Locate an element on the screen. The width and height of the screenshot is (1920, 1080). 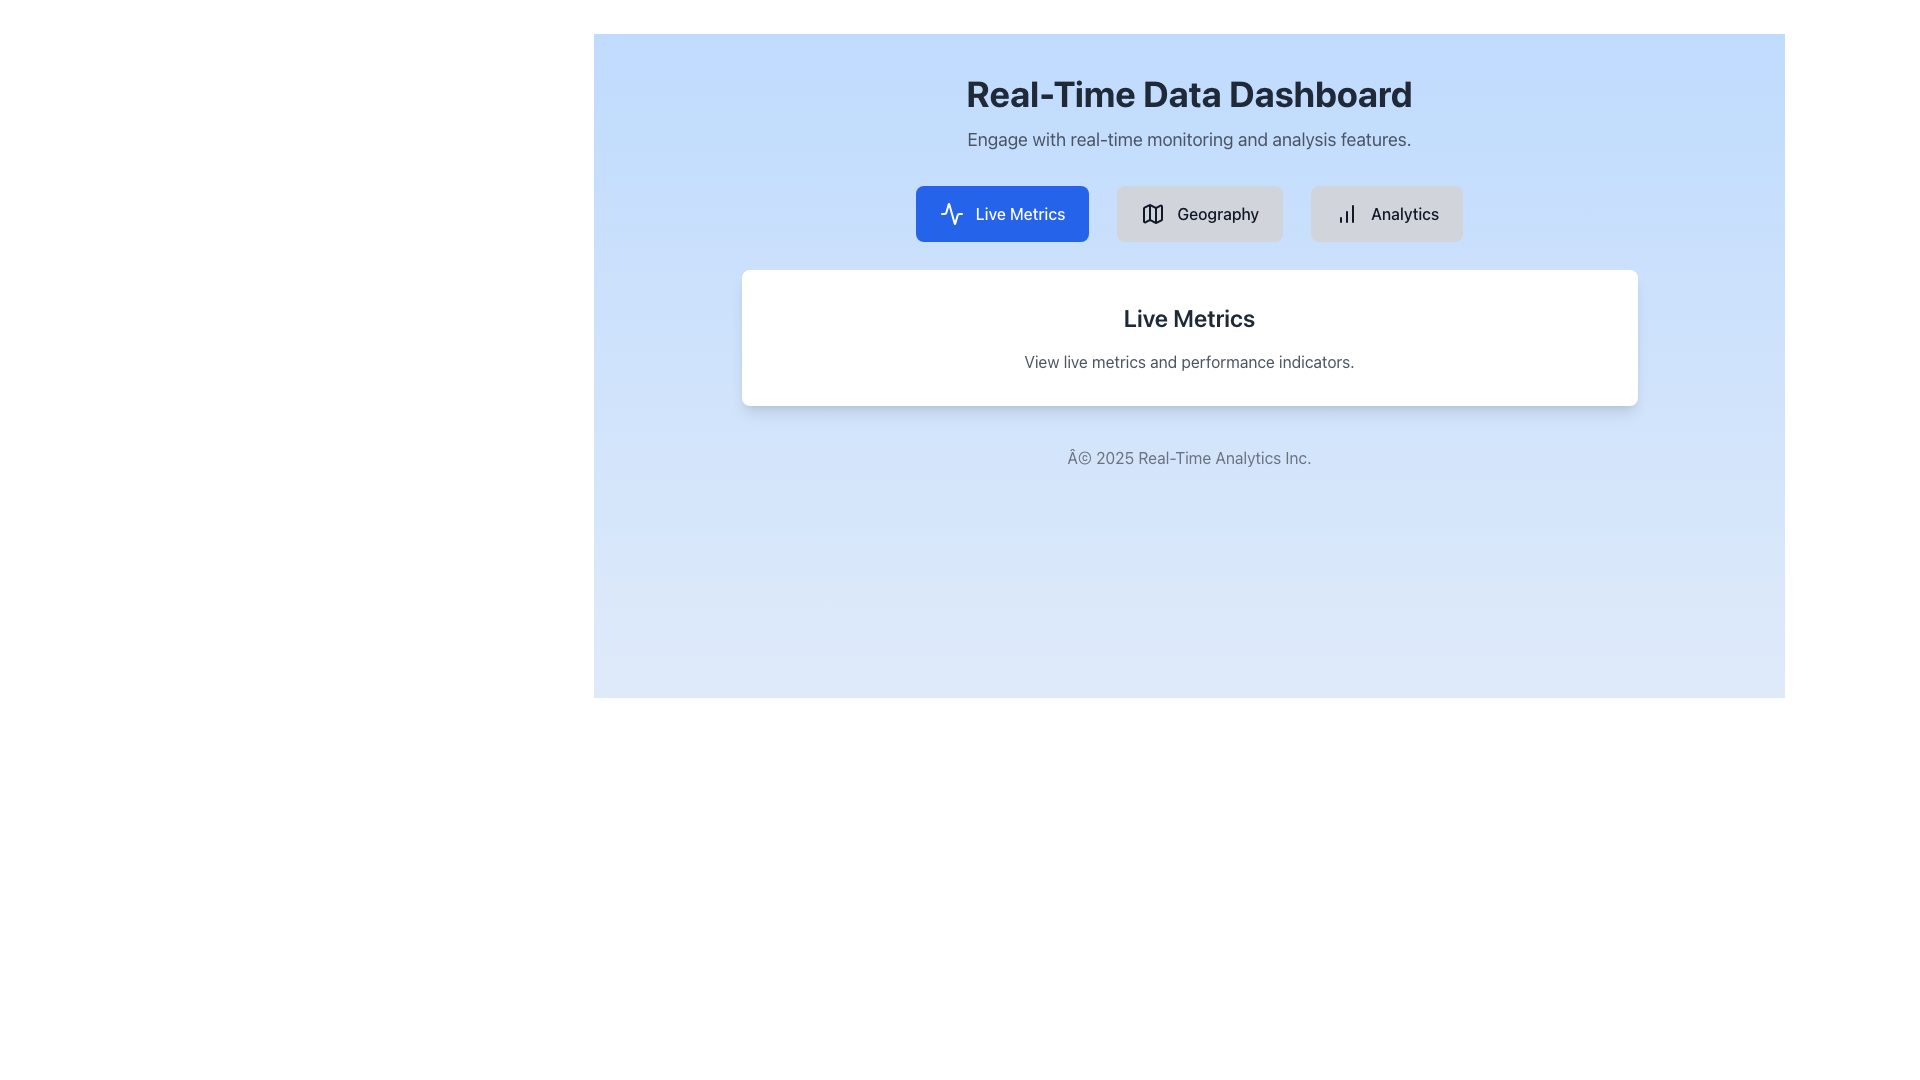
the heading and descriptive text block that displays 'Real-Time Data Dashboard' and 'Engage with real-time monitoring and analysis features.' is located at coordinates (1189, 114).